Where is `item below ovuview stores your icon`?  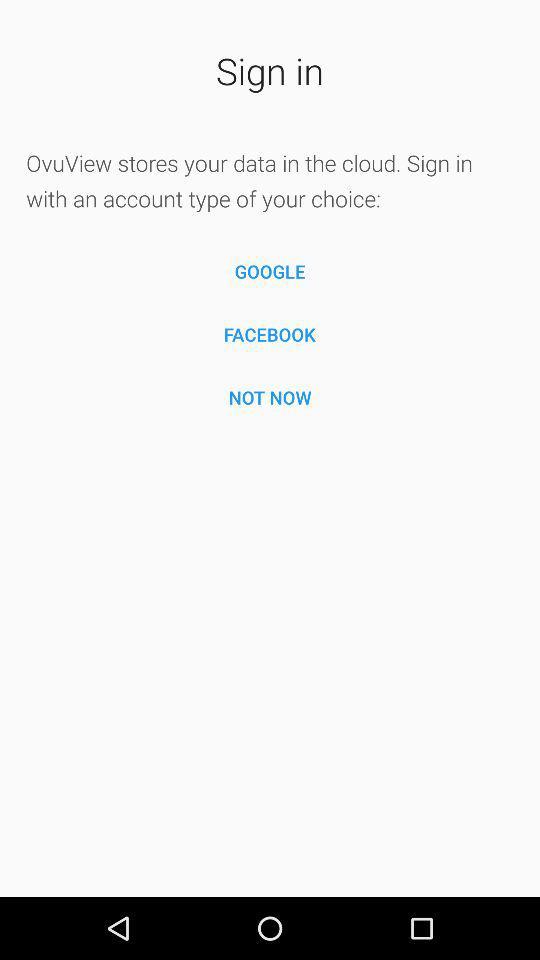
item below ovuview stores your icon is located at coordinates (270, 270).